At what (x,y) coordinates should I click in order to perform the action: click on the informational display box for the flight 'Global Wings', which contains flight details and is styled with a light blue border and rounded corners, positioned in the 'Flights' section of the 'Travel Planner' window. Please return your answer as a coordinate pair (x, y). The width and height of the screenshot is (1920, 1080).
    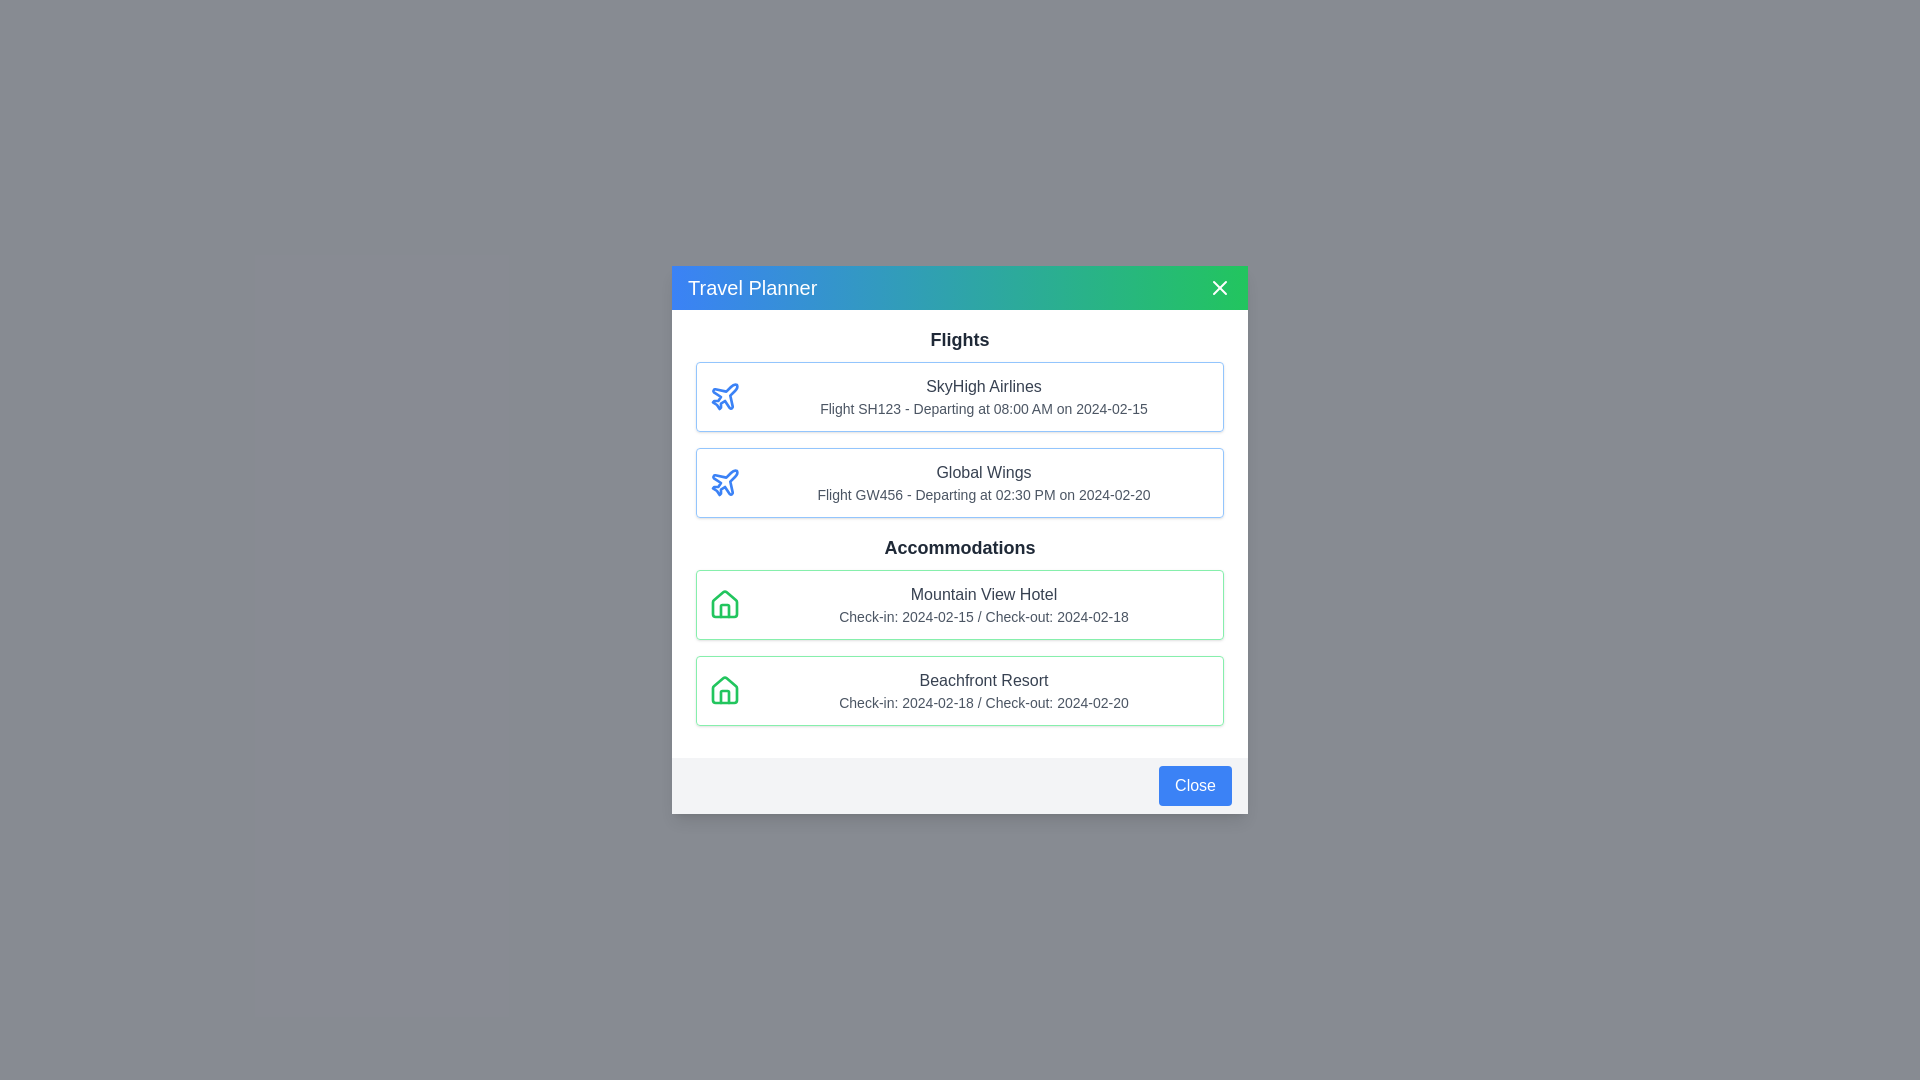
    Looking at the image, I should click on (960, 482).